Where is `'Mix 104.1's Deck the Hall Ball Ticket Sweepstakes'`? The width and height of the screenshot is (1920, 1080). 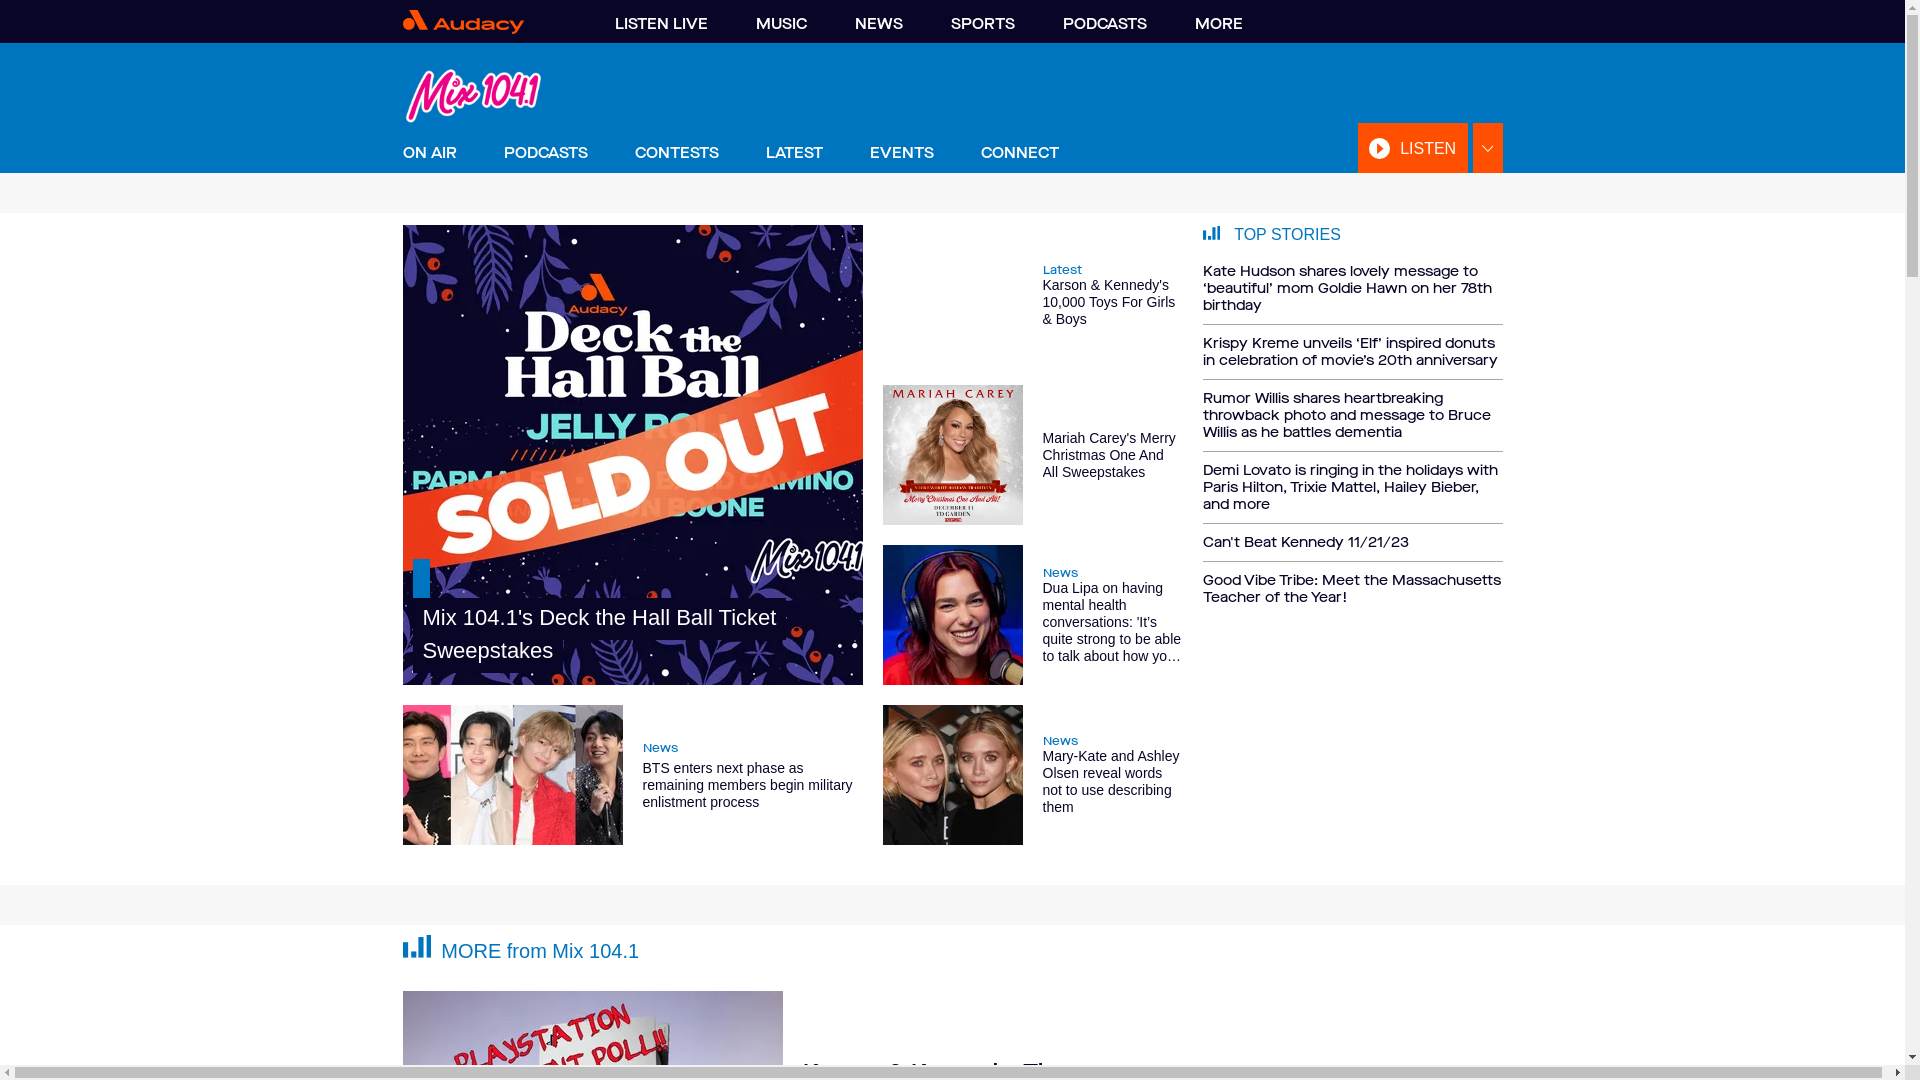 'Mix 104.1's Deck the Hall Ball Ticket Sweepstakes' is located at coordinates (631, 455).